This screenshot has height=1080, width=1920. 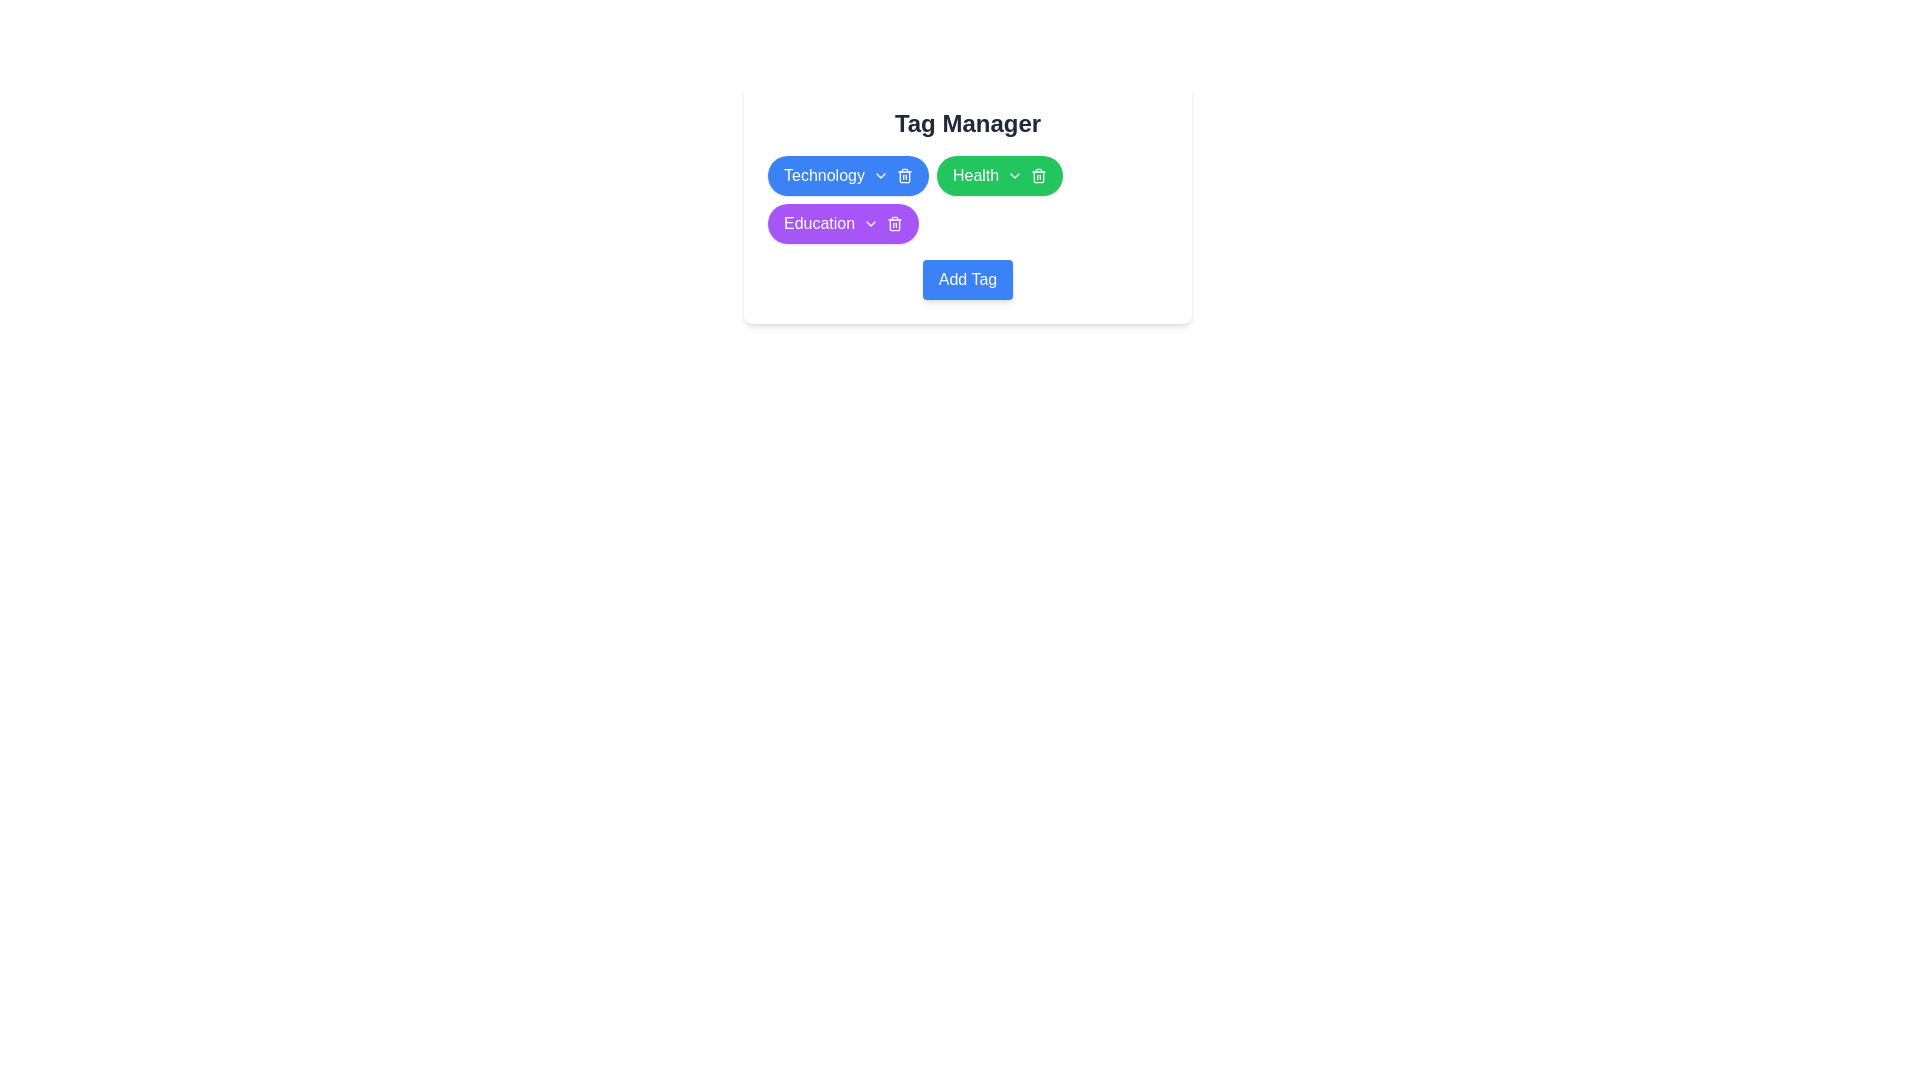 What do you see at coordinates (894, 223) in the screenshot?
I see `the tag with the text Education by clicking the trash icon next to it` at bounding box center [894, 223].